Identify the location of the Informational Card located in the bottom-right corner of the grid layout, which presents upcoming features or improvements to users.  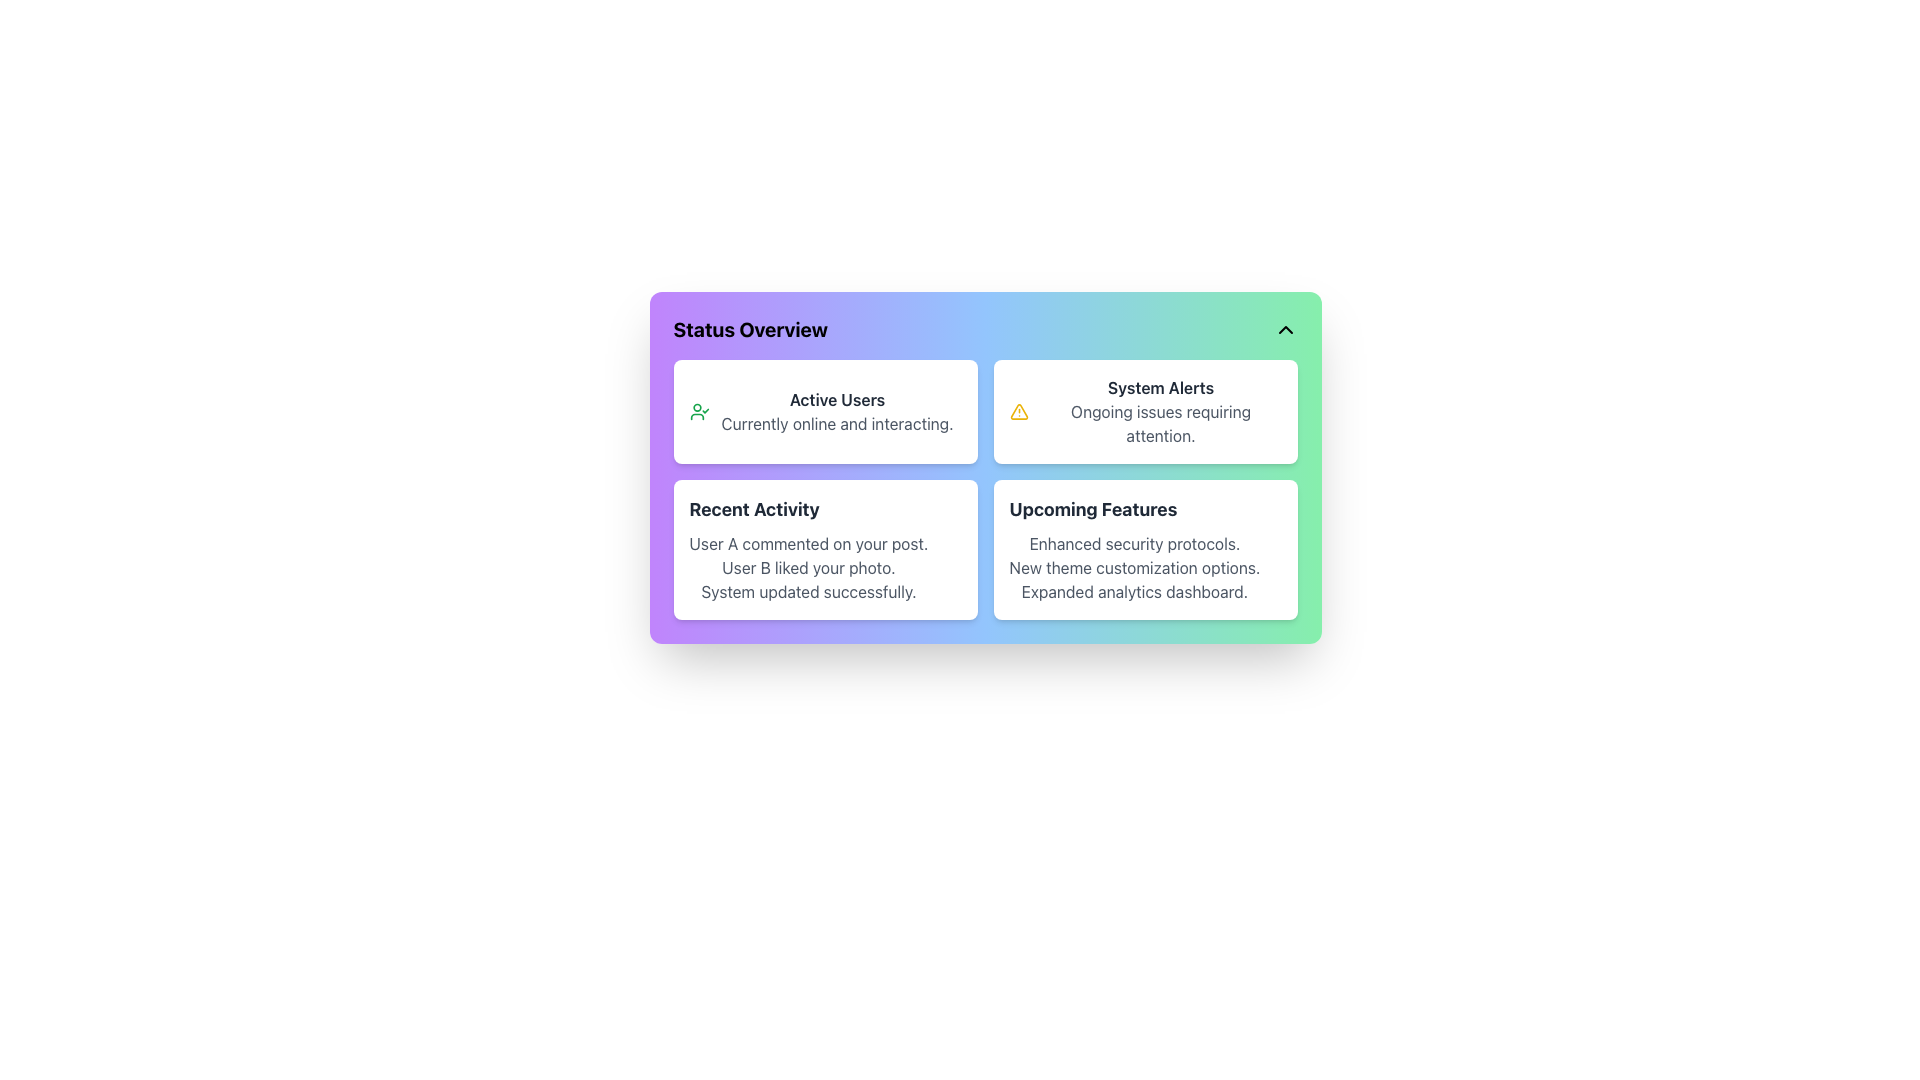
(1145, 550).